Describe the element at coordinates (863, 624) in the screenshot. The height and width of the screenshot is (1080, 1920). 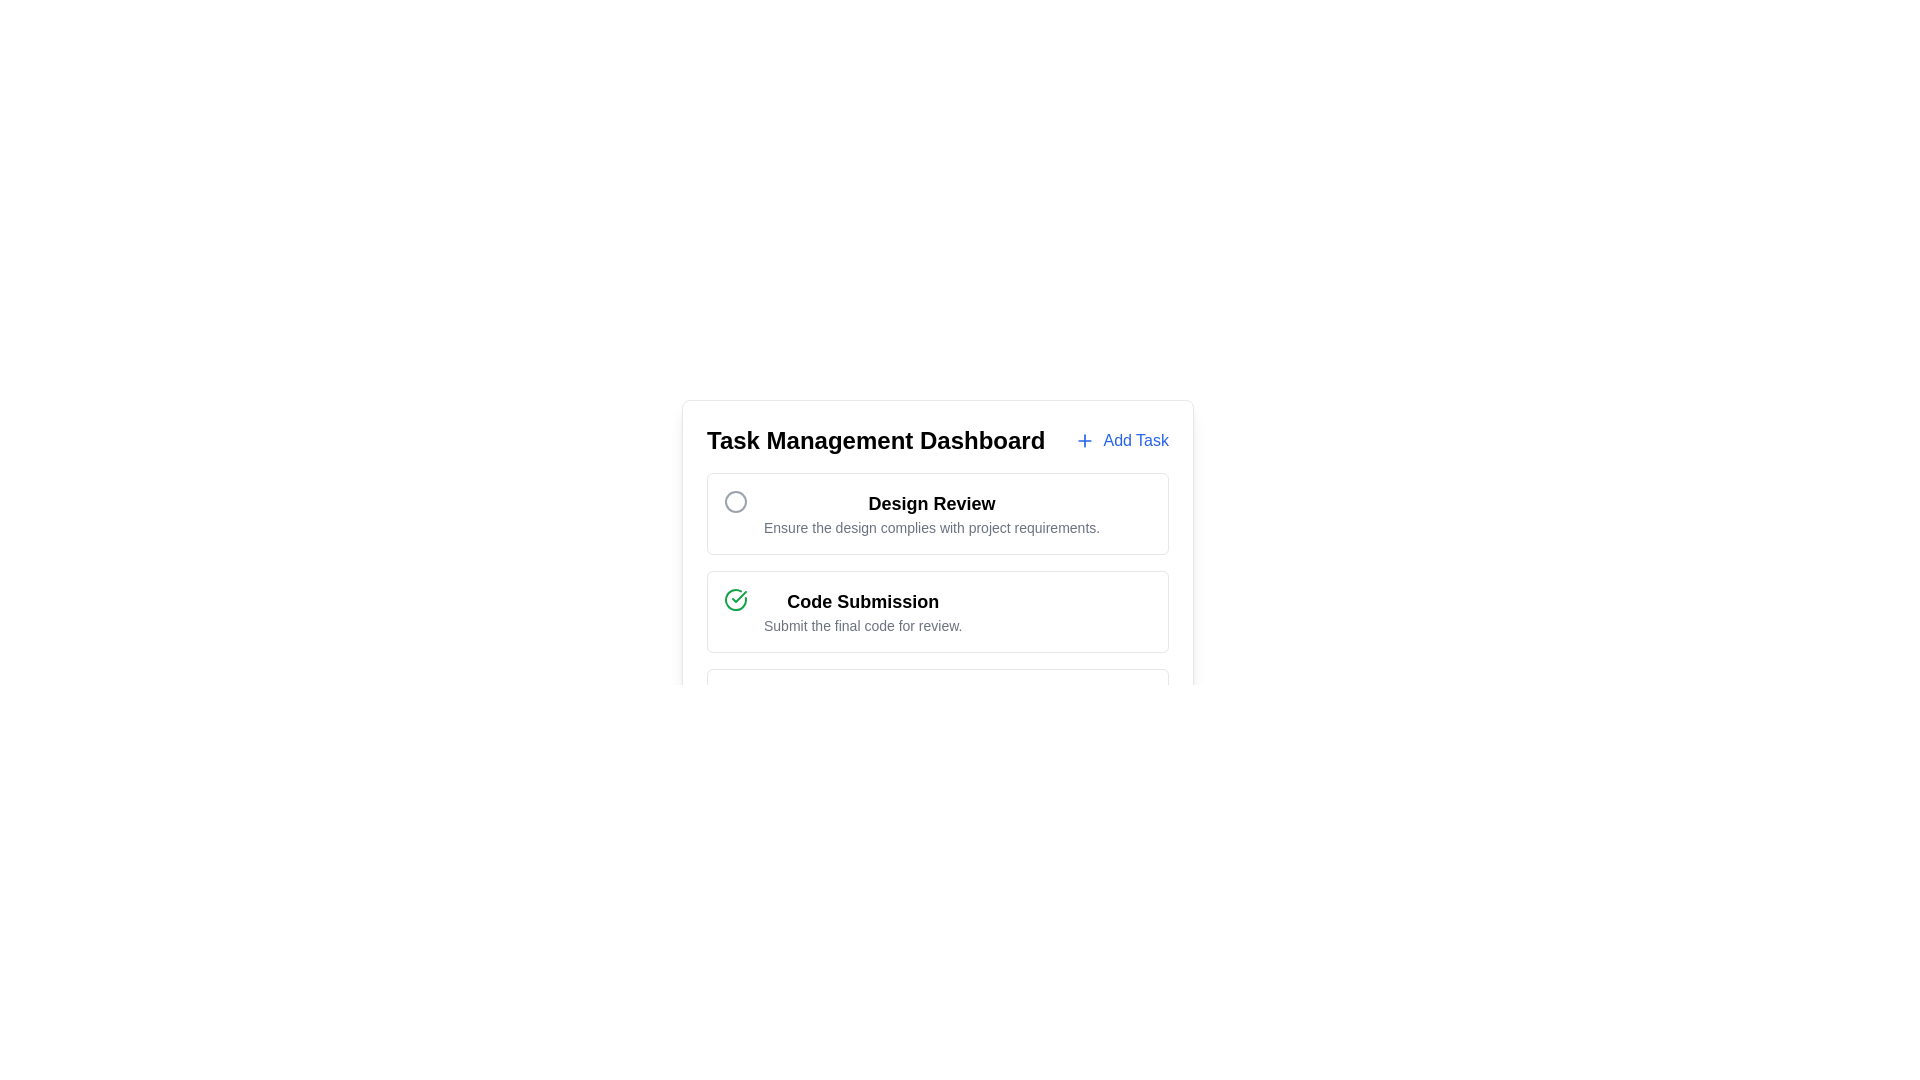
I see `the text label that reads 'Submit the final code for review.' located below the 'Code Submission' heading and to the right of the green checkmark icon` at that location.